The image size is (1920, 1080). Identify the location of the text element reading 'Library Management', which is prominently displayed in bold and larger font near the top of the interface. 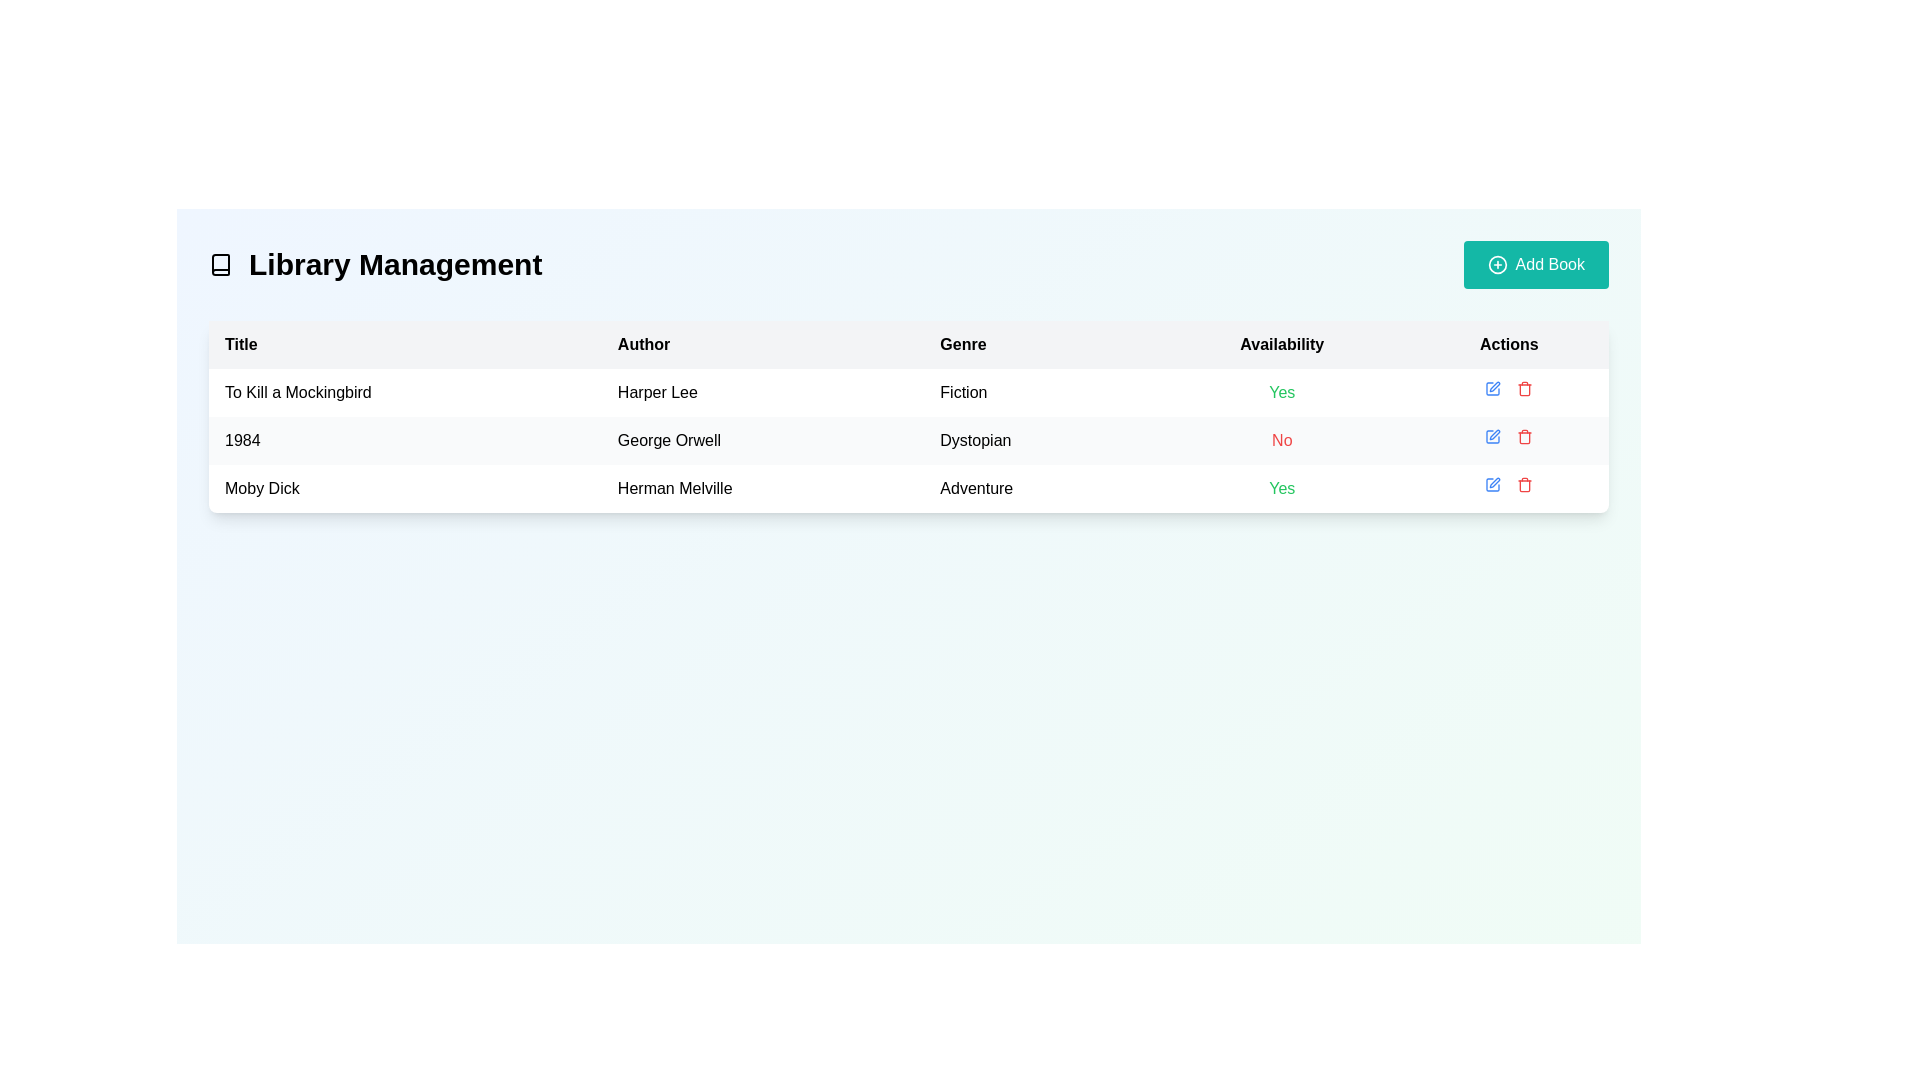
(395, 264).